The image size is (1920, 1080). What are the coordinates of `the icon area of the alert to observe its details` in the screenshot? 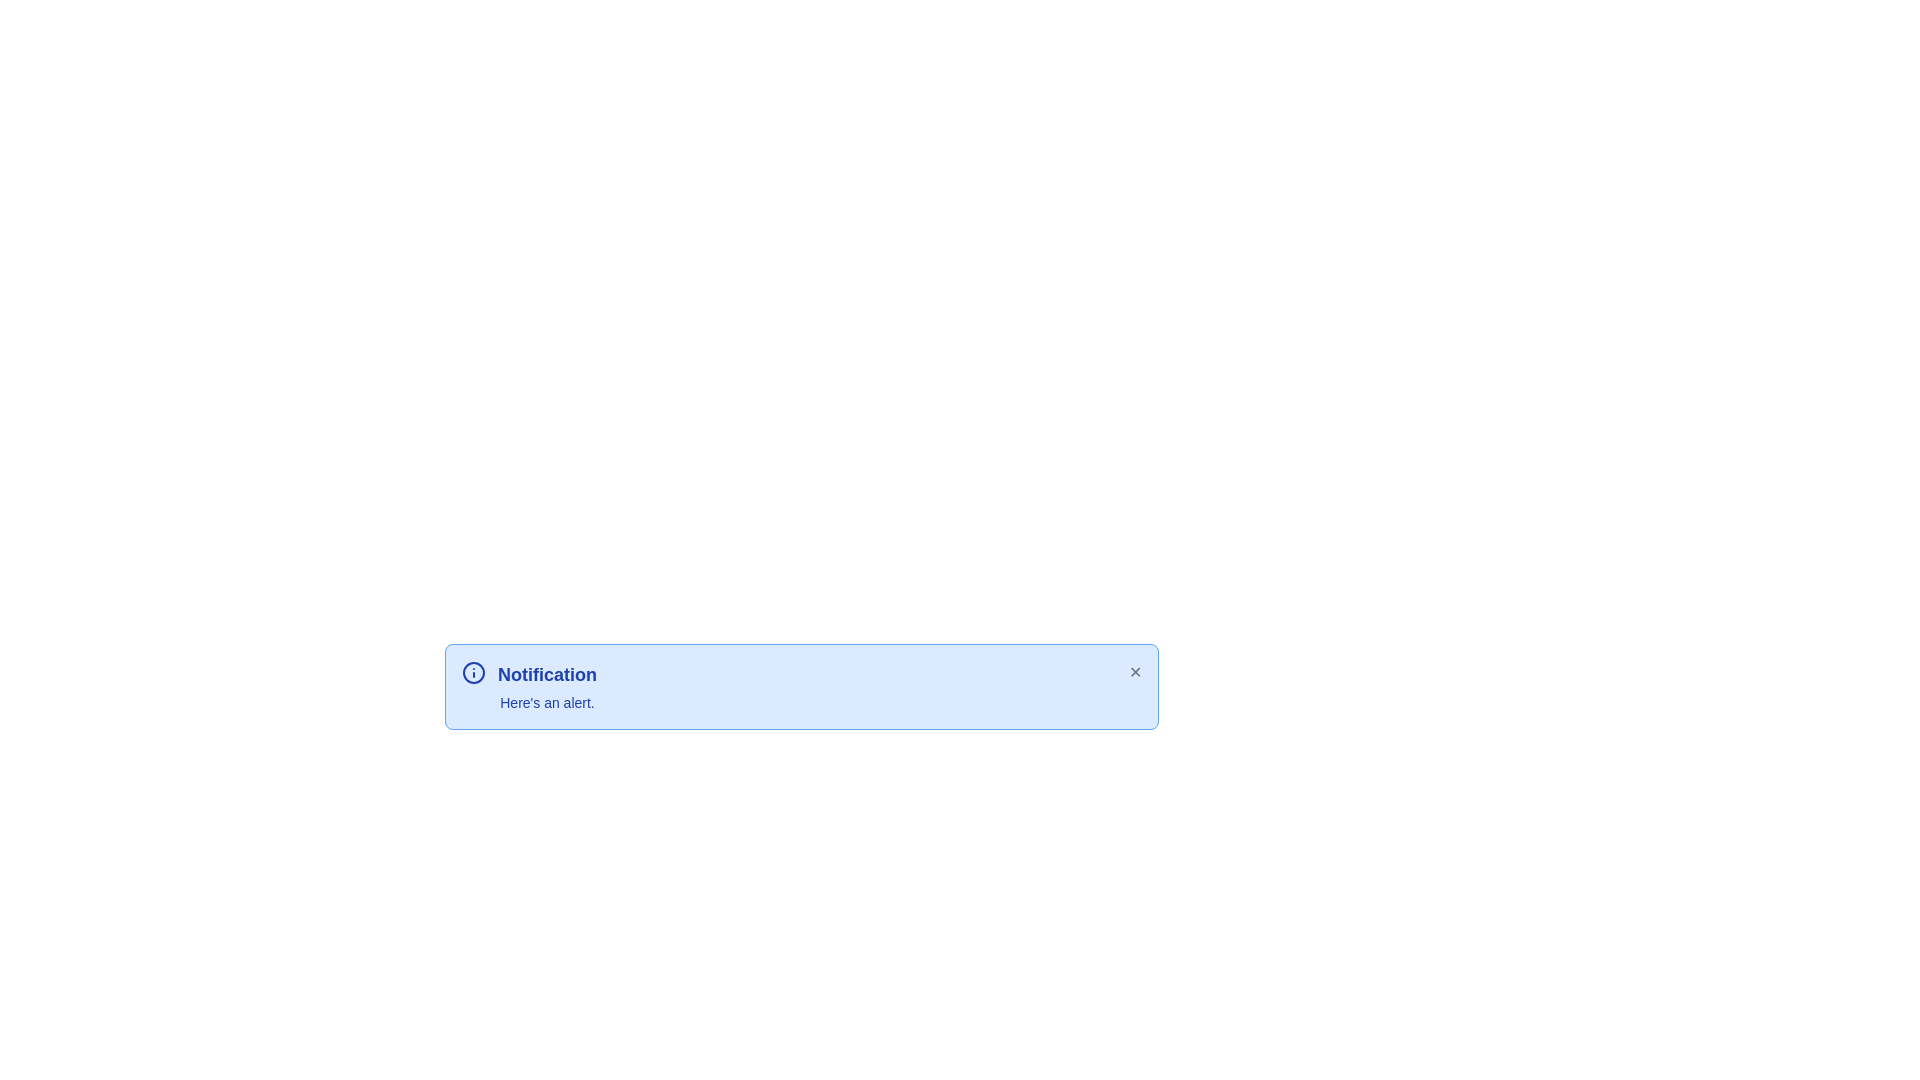 It's located at (473, 672).